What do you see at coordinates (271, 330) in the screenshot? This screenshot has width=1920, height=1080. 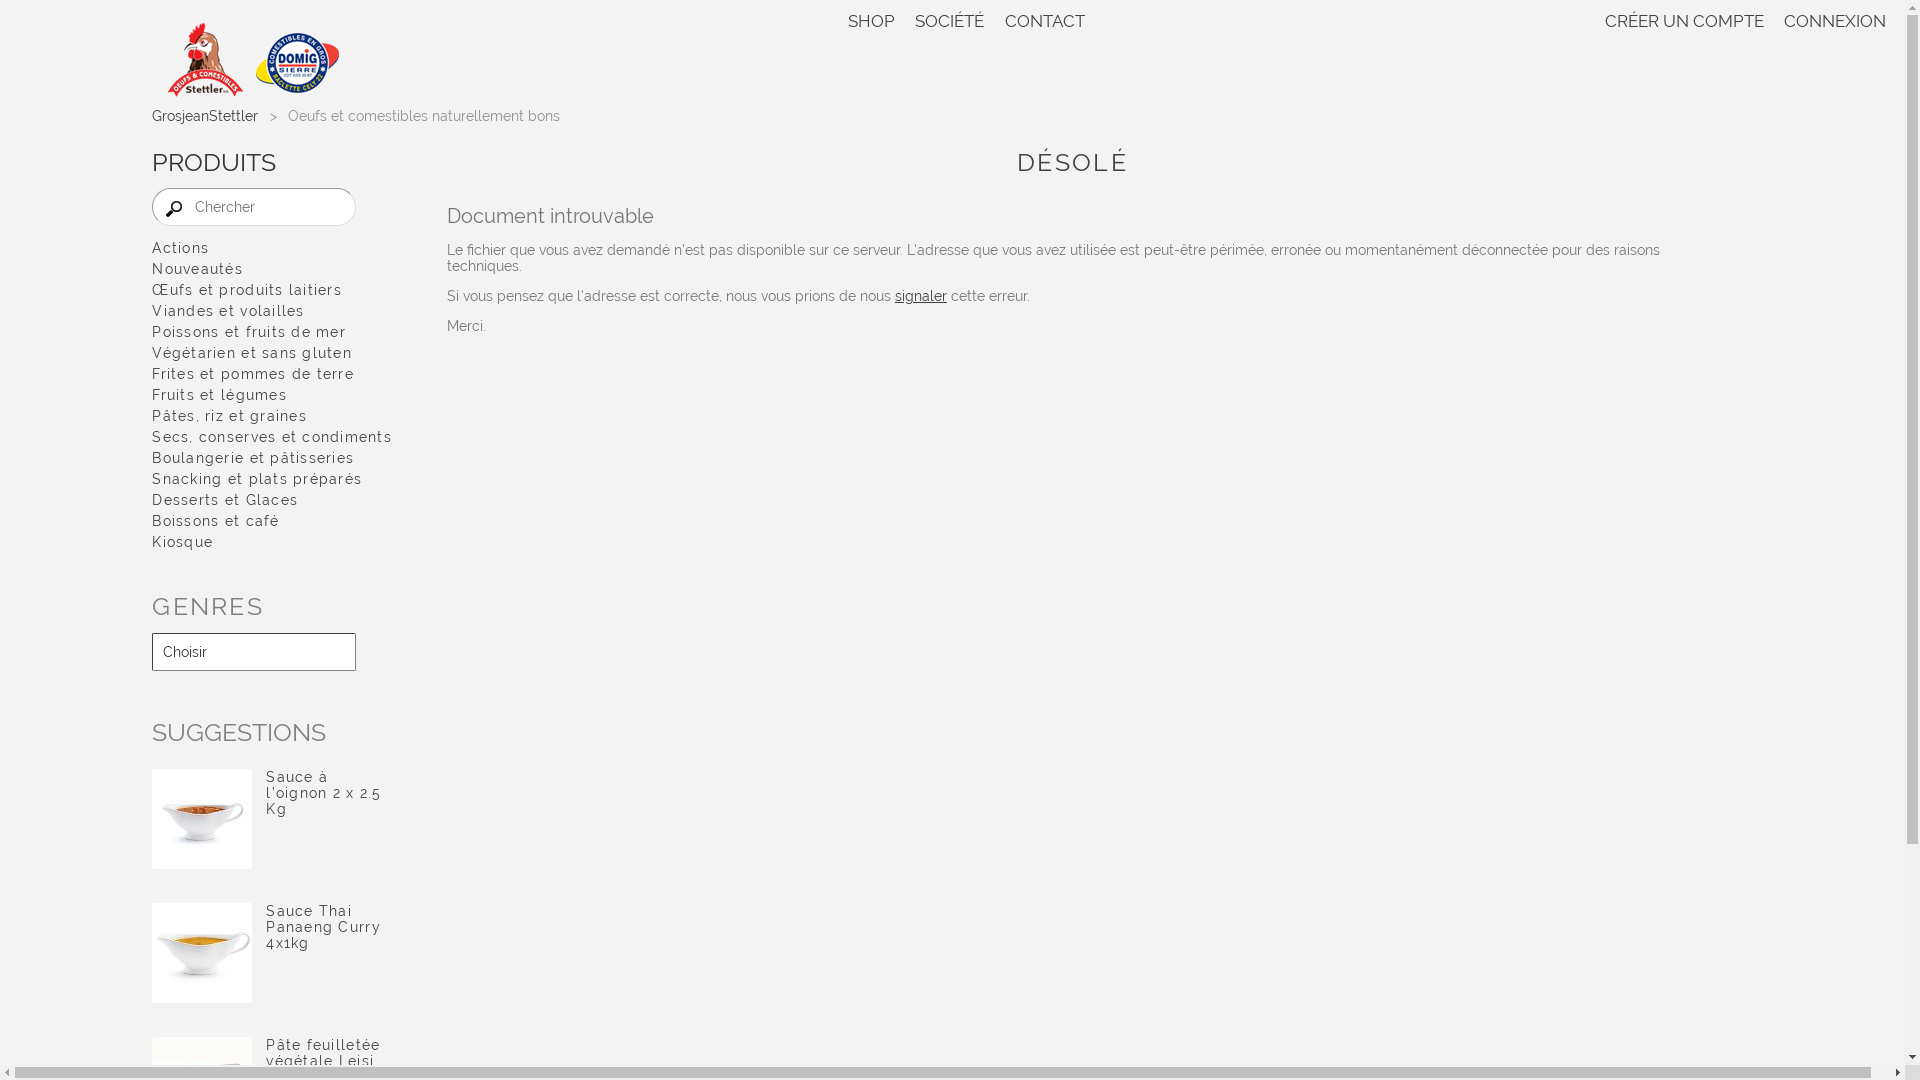 I see `'Poissons et fruits de mer'` at bounding box center [271, 330].